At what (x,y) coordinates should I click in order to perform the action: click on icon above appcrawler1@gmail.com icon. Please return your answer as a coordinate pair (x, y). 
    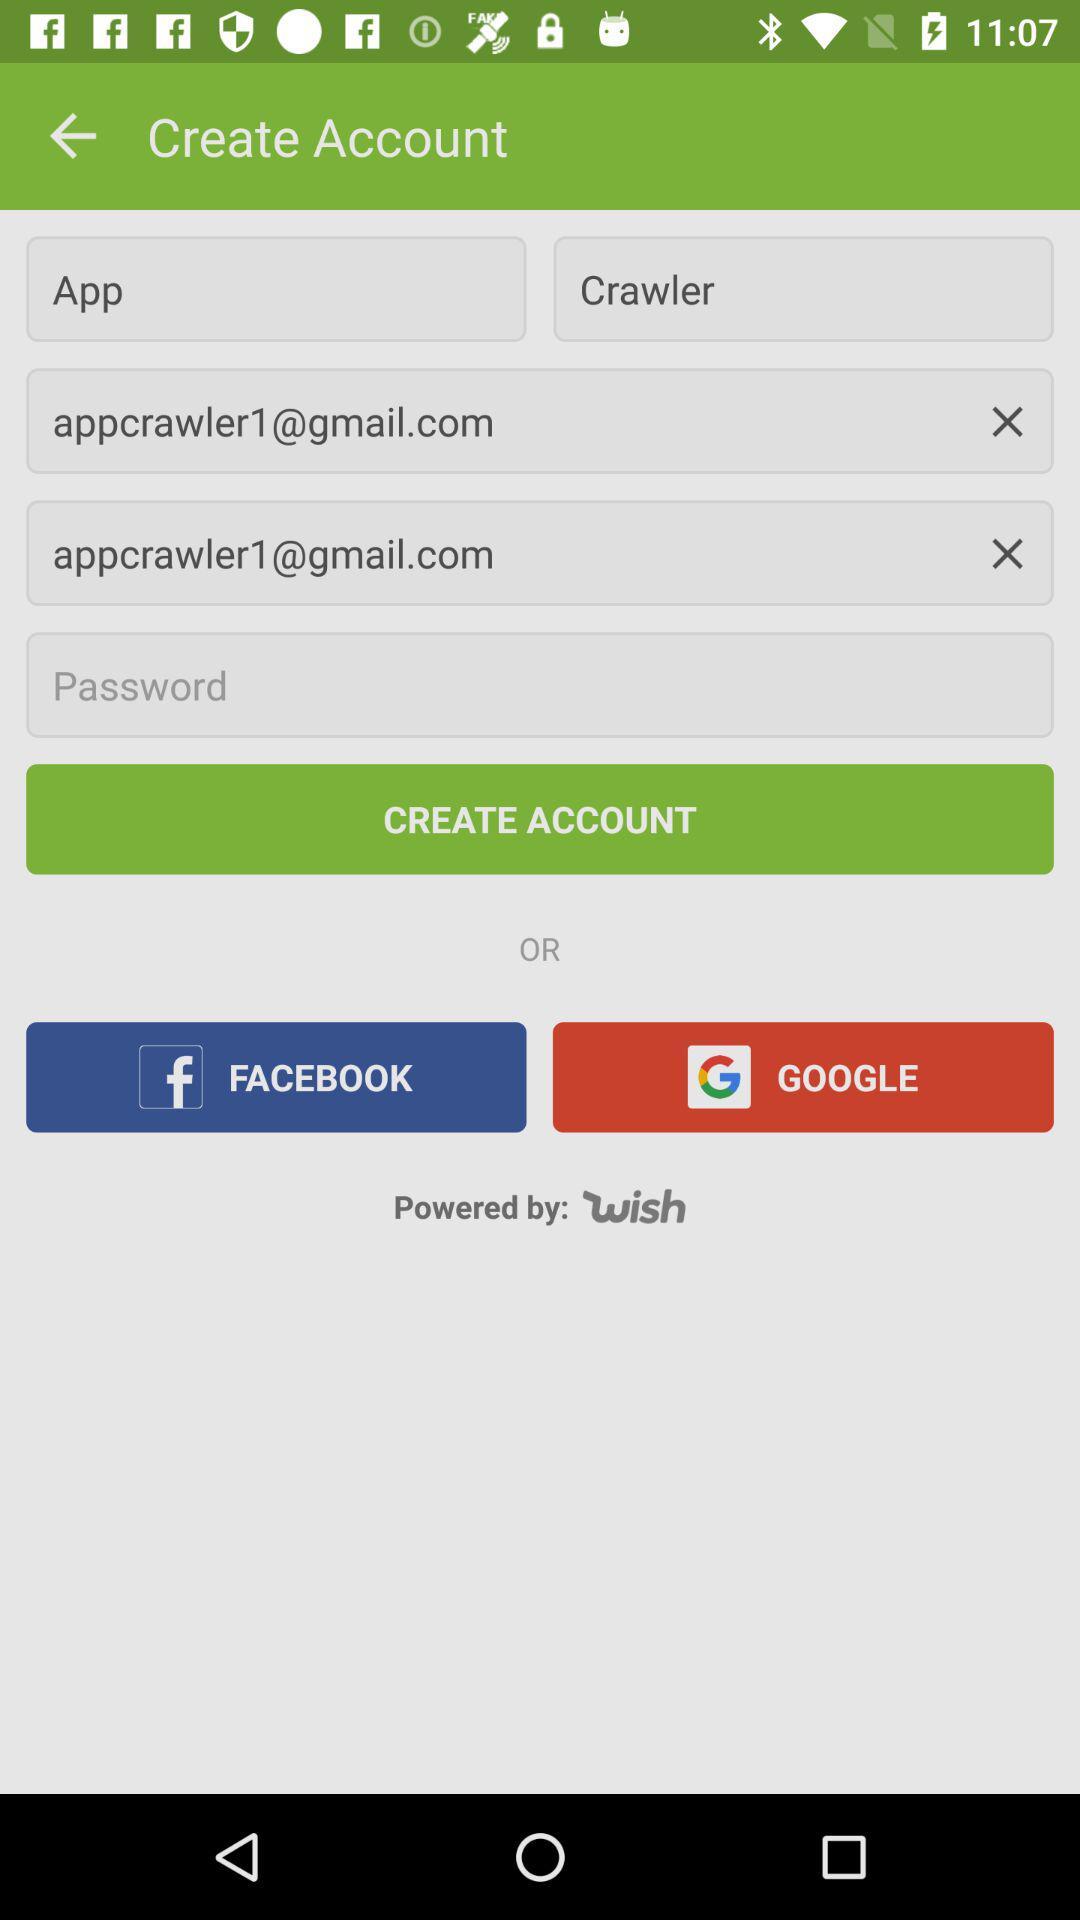
    Looking at the image, I should click on (276, 288).